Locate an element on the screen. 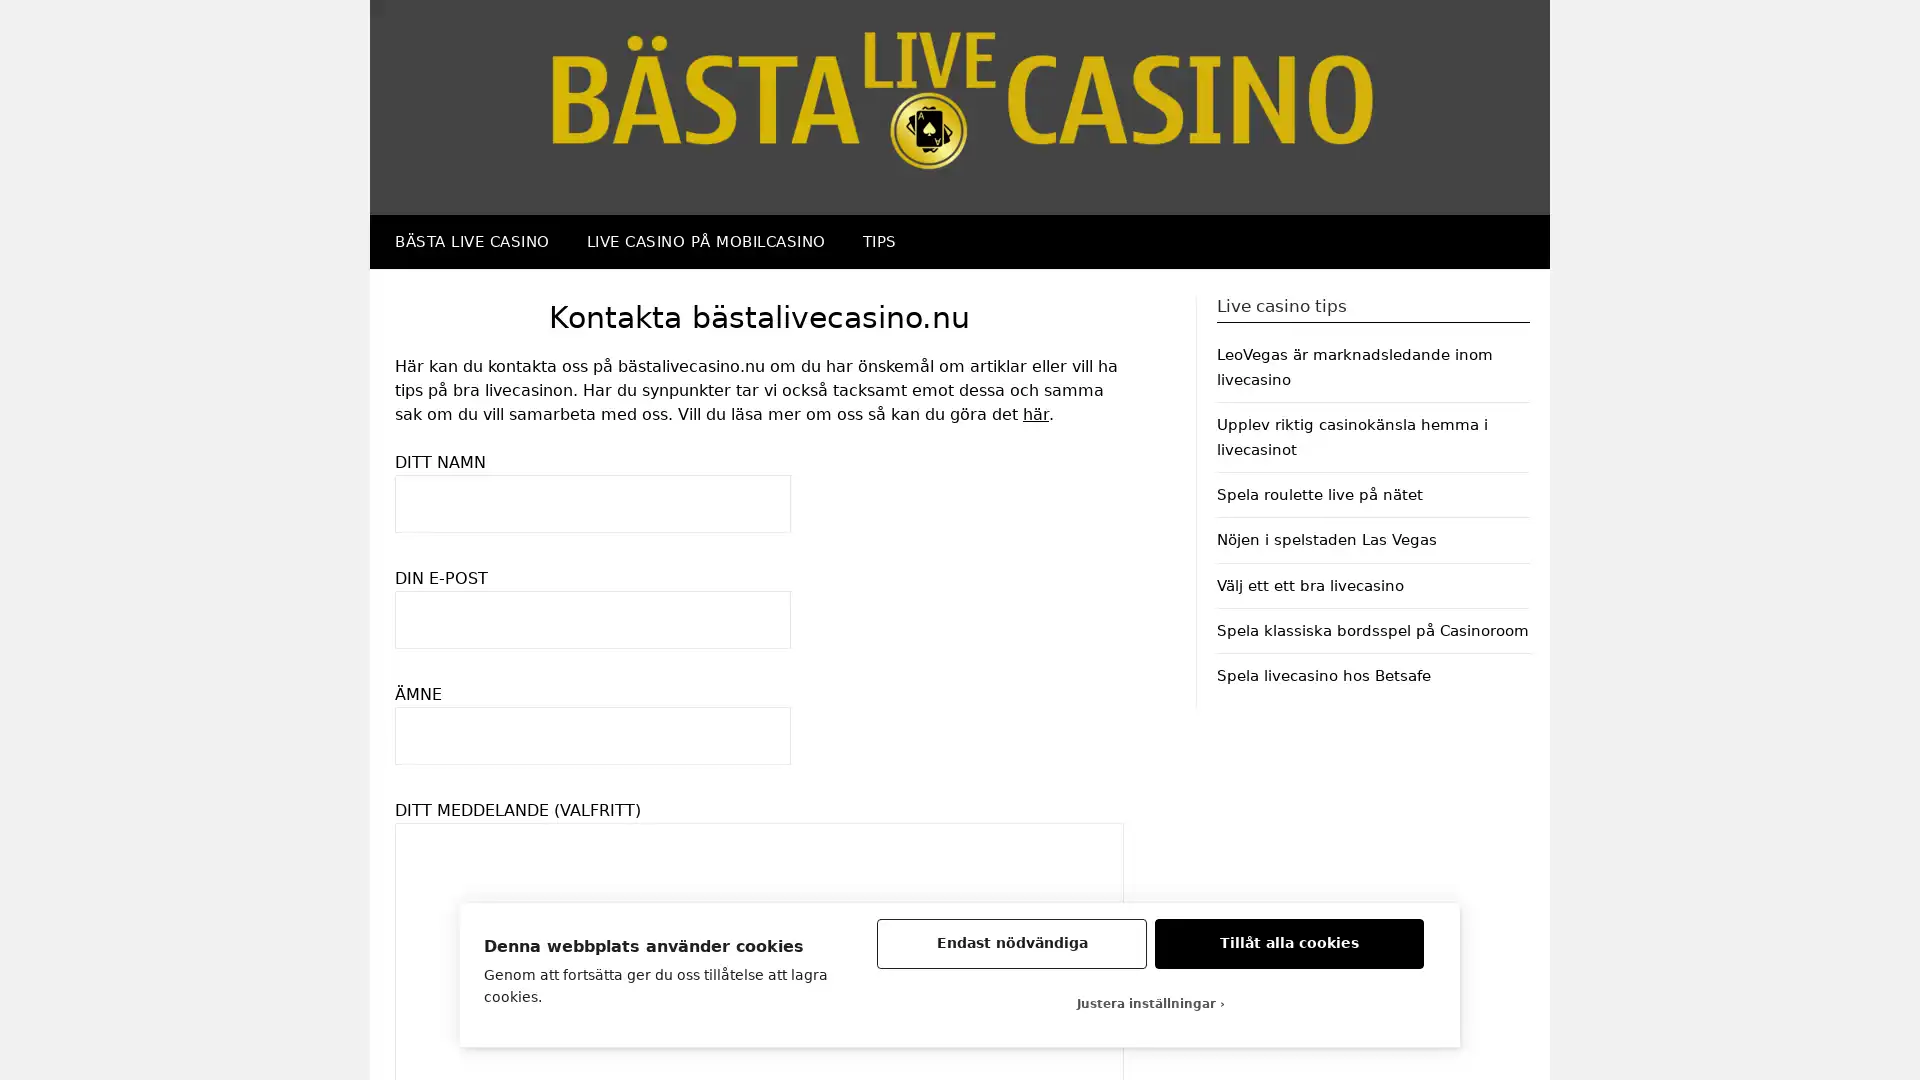 The height and width of the screenshot is (1080, 1920). Endast nodvandiga is located at coordinates (1011, 944).